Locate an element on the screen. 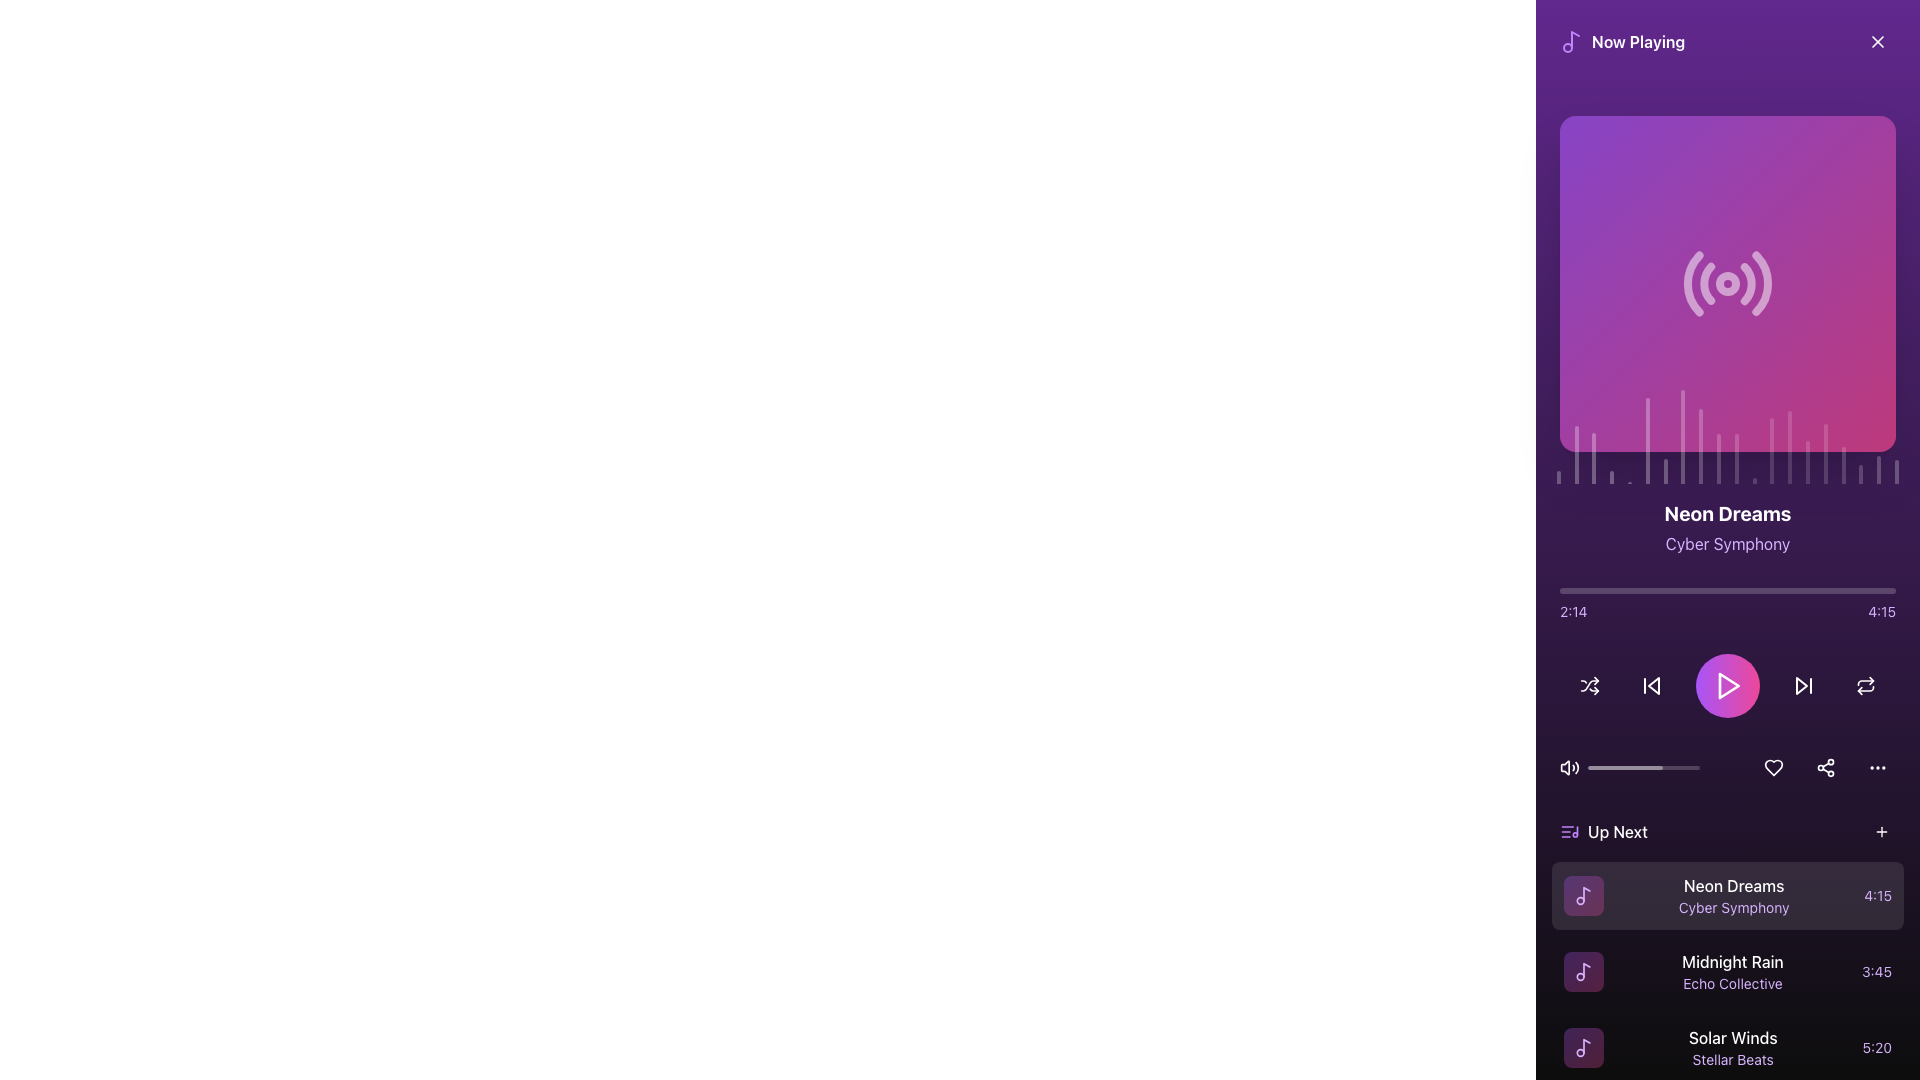  the volume slider is located at coordinates (1635, 766).